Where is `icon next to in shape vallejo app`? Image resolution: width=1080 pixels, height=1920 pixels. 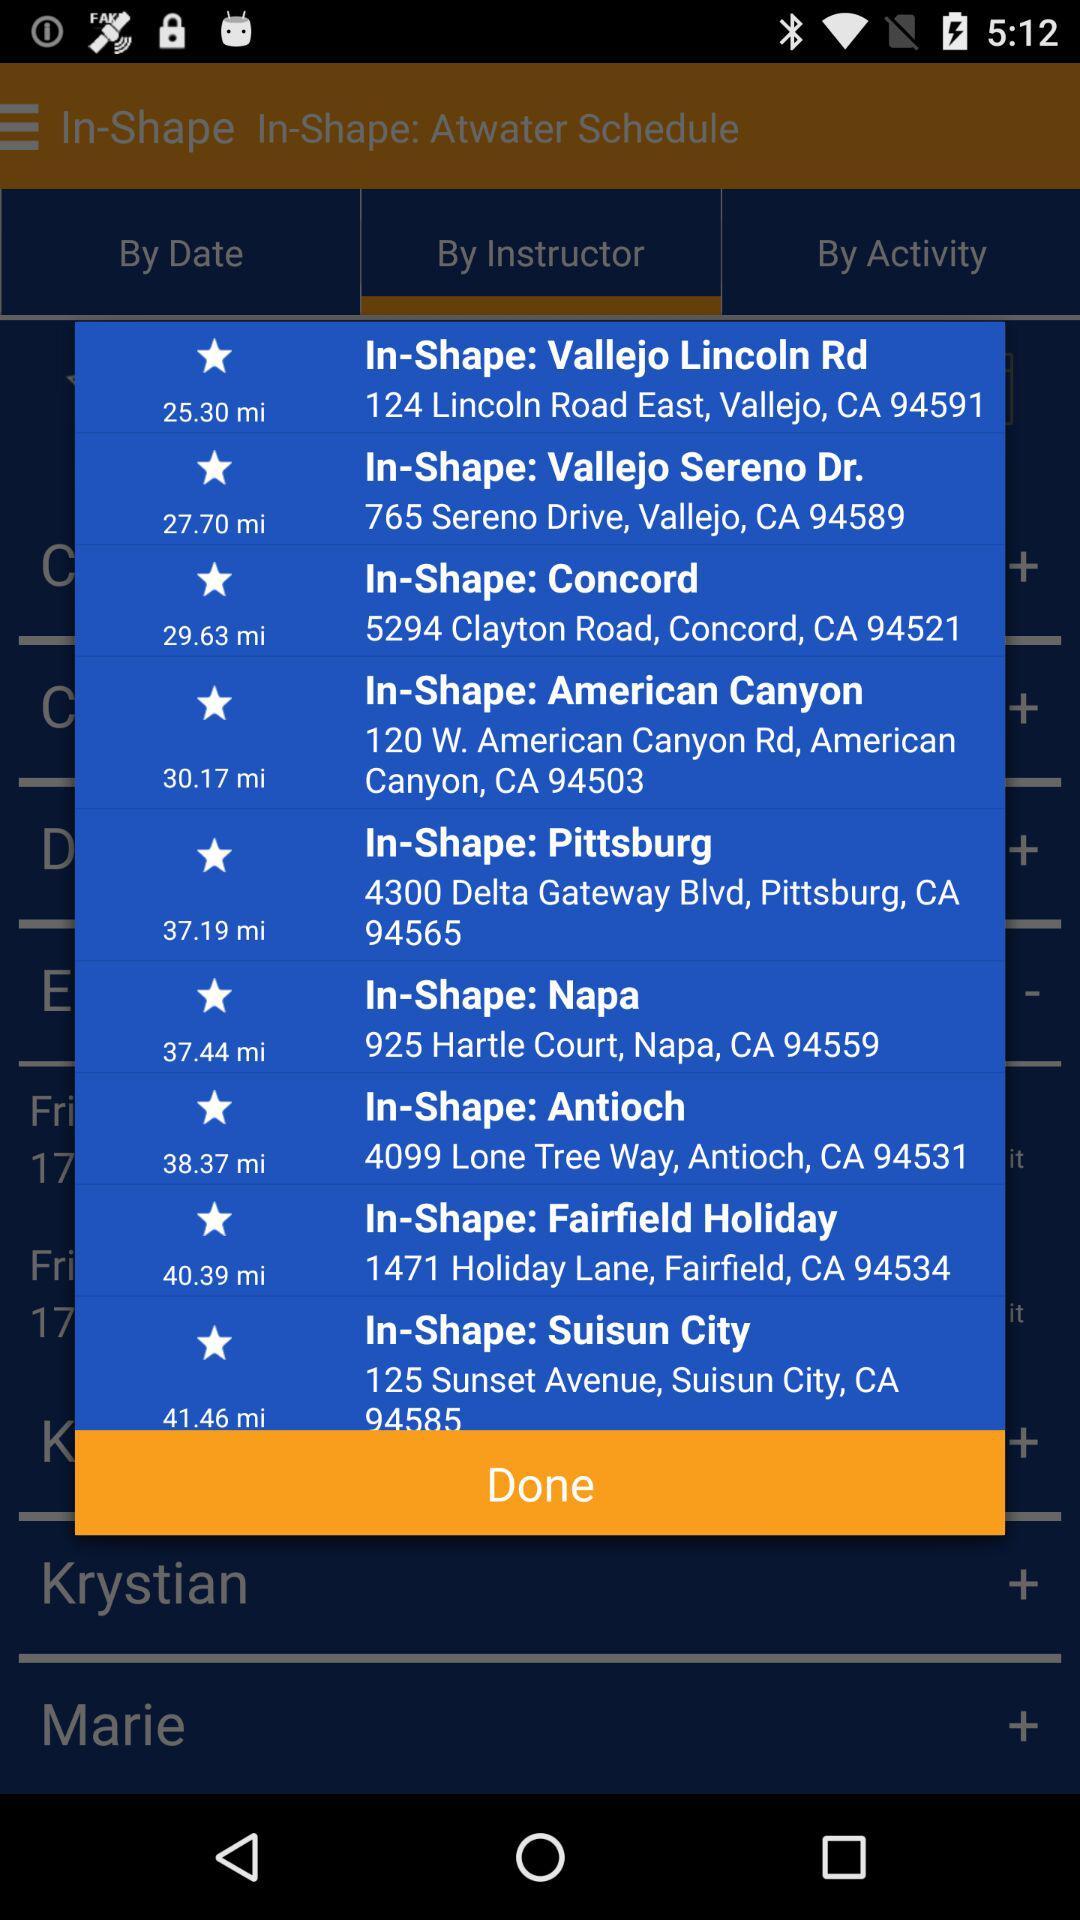 icon next to in shape vallejo app is located at coordinates (214, 522).